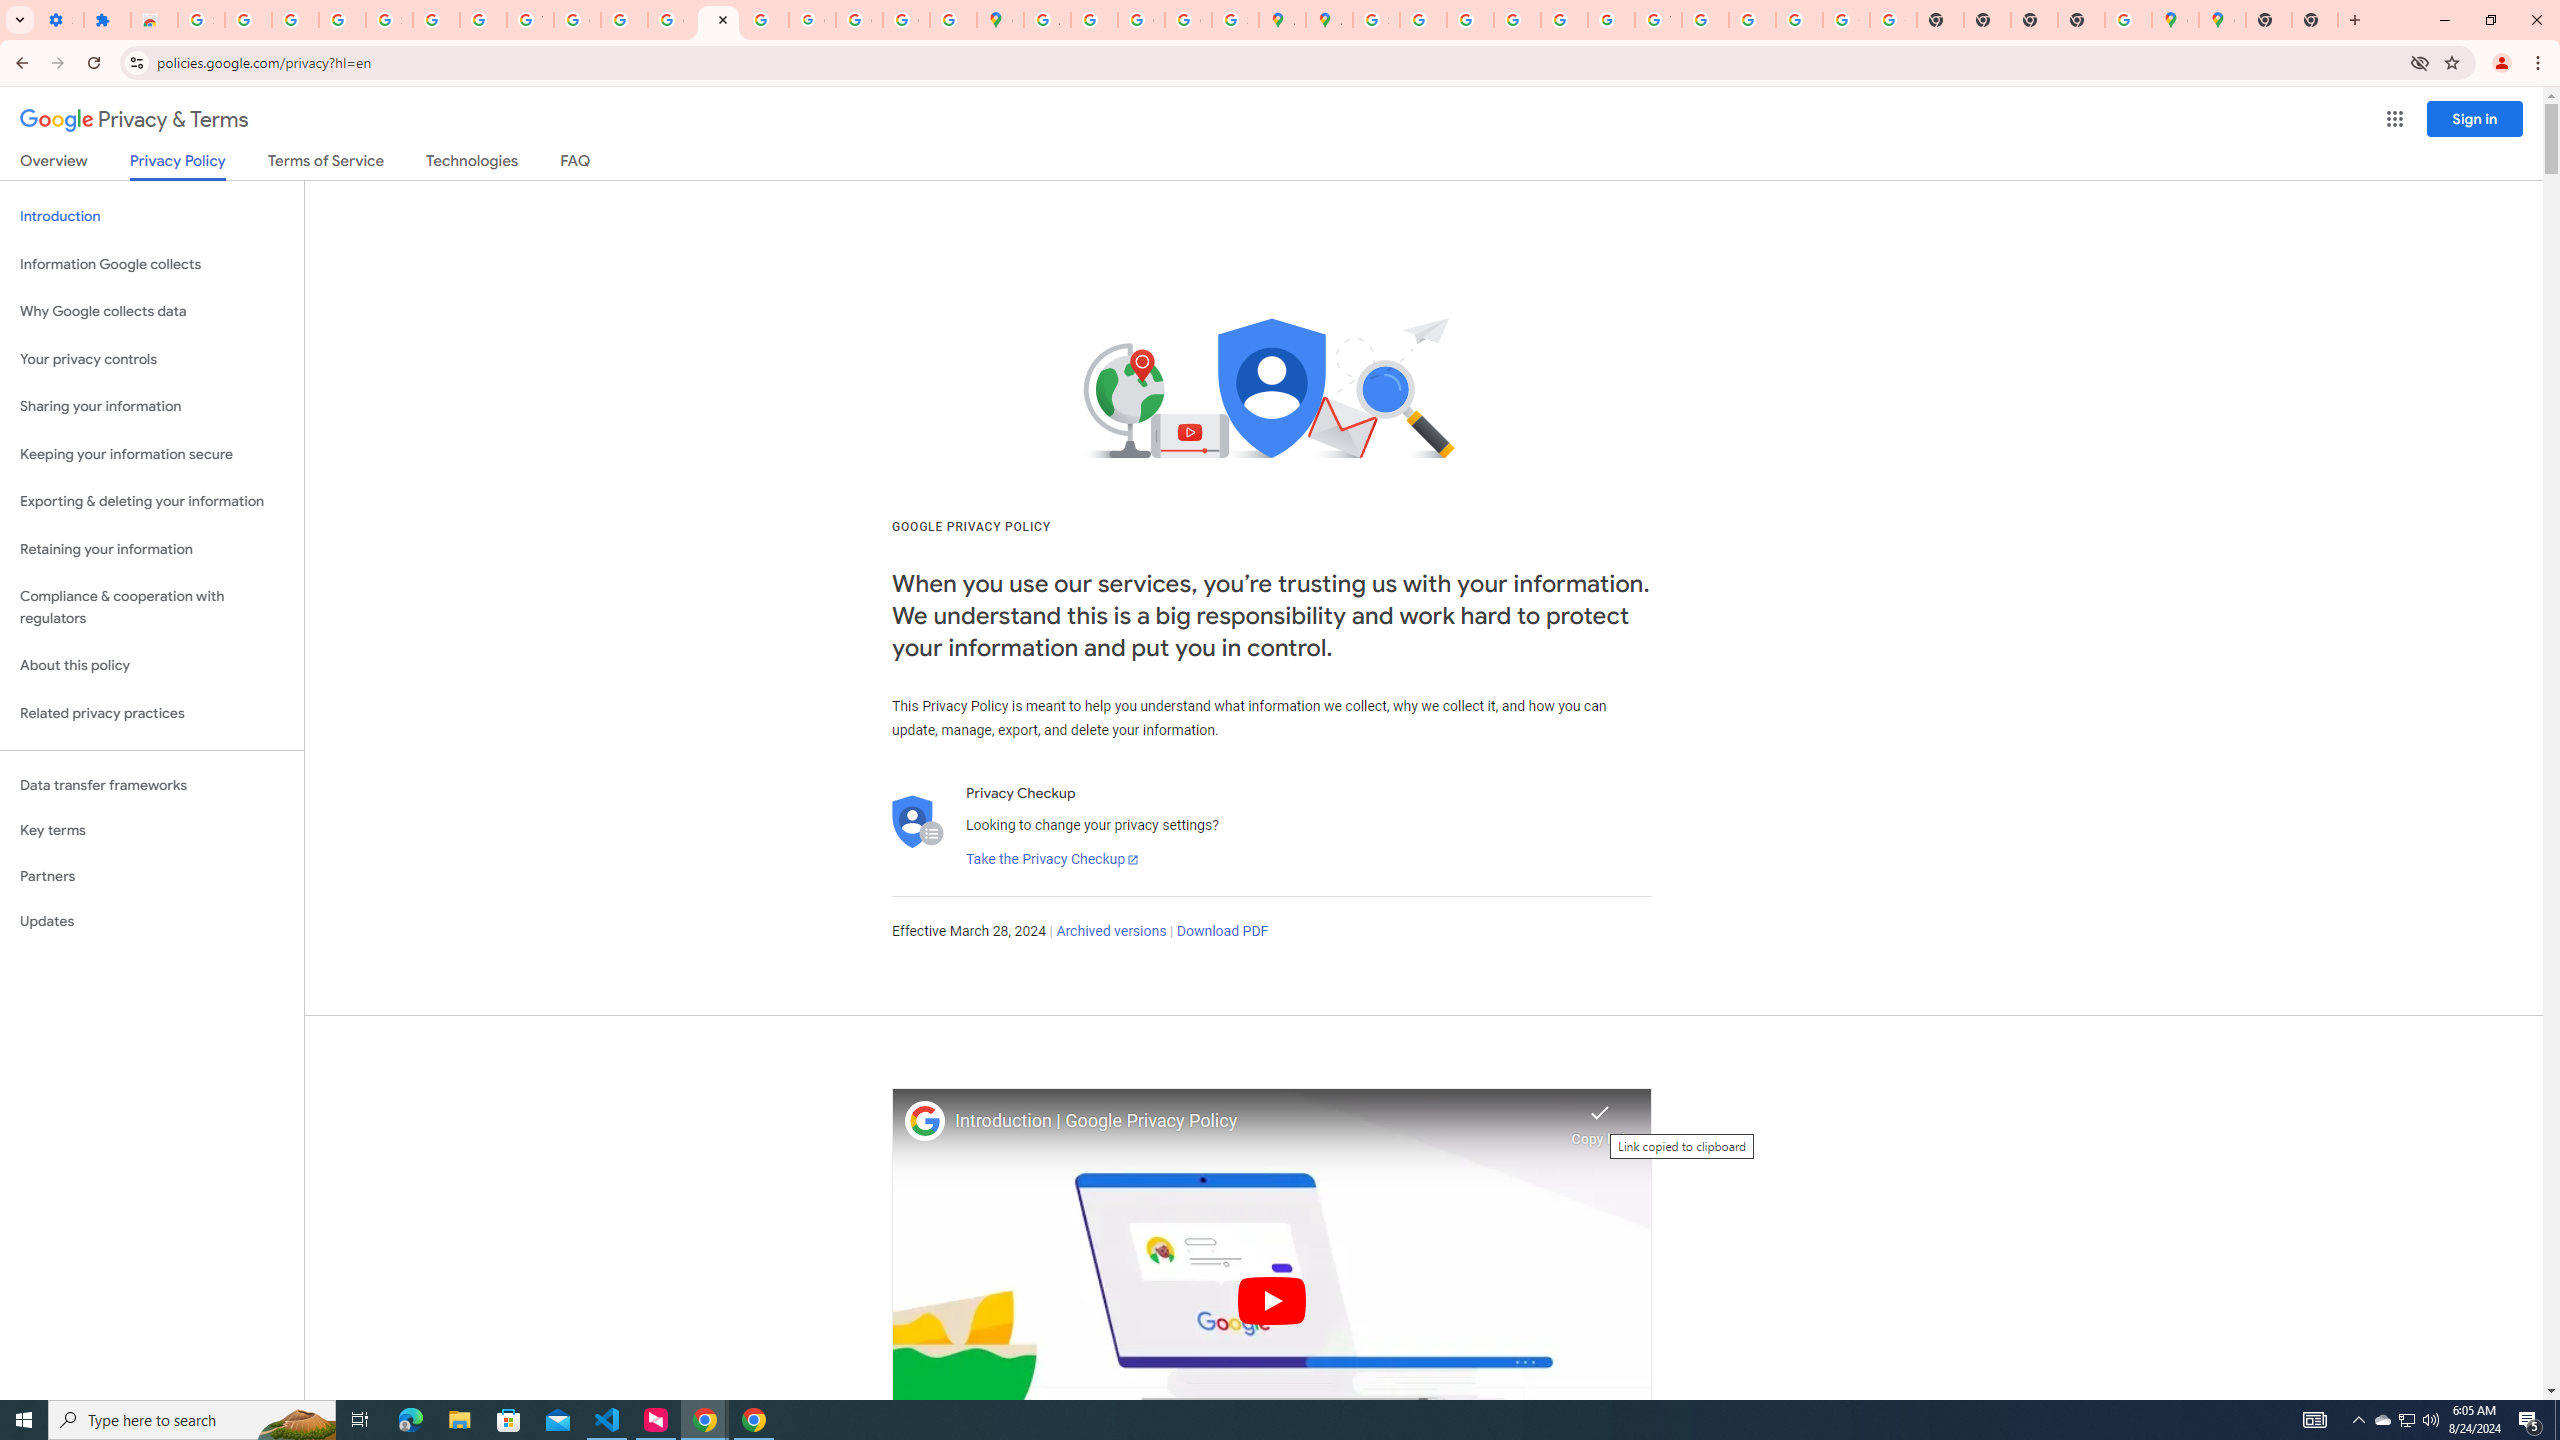 Image resolution: width=2560 pixels, height=1440 pixels. What do you see at coordinates (1051, 858) in the screenshot?
I see `'Take the Privacy Checkup'` at bounding box center [1051, 858].